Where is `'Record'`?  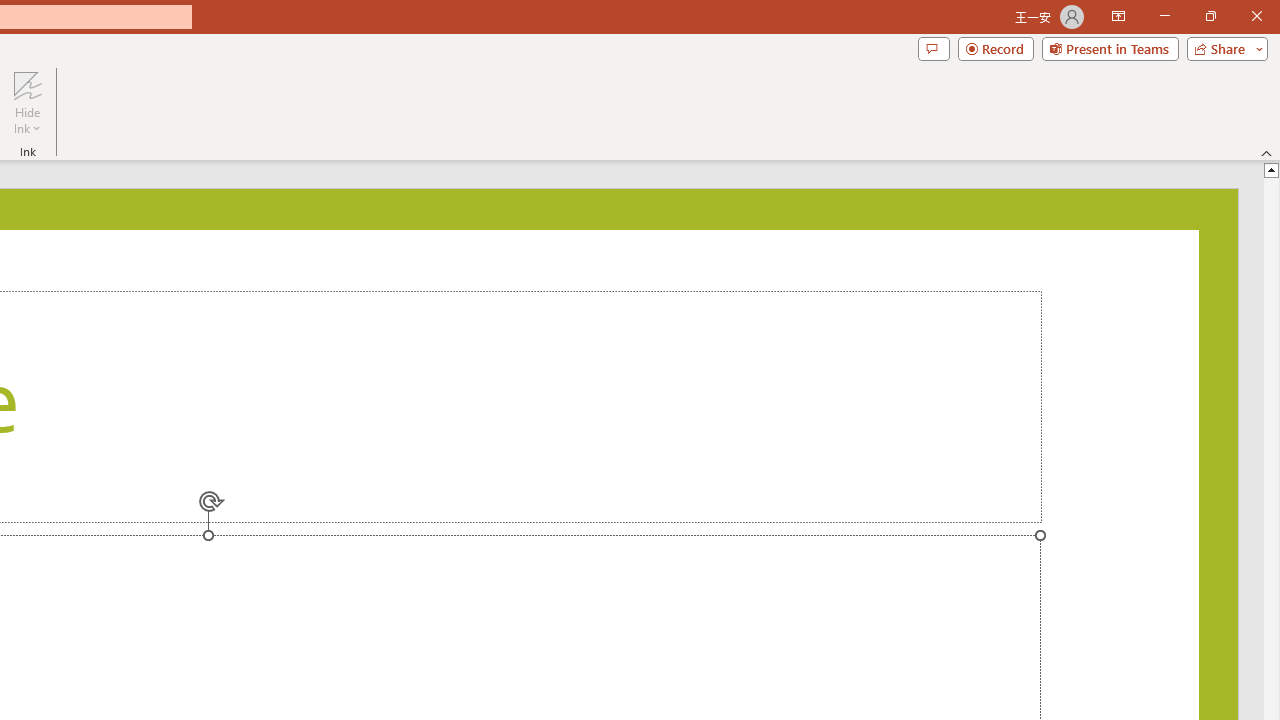 'Record' is located at coordinates (995, 47).